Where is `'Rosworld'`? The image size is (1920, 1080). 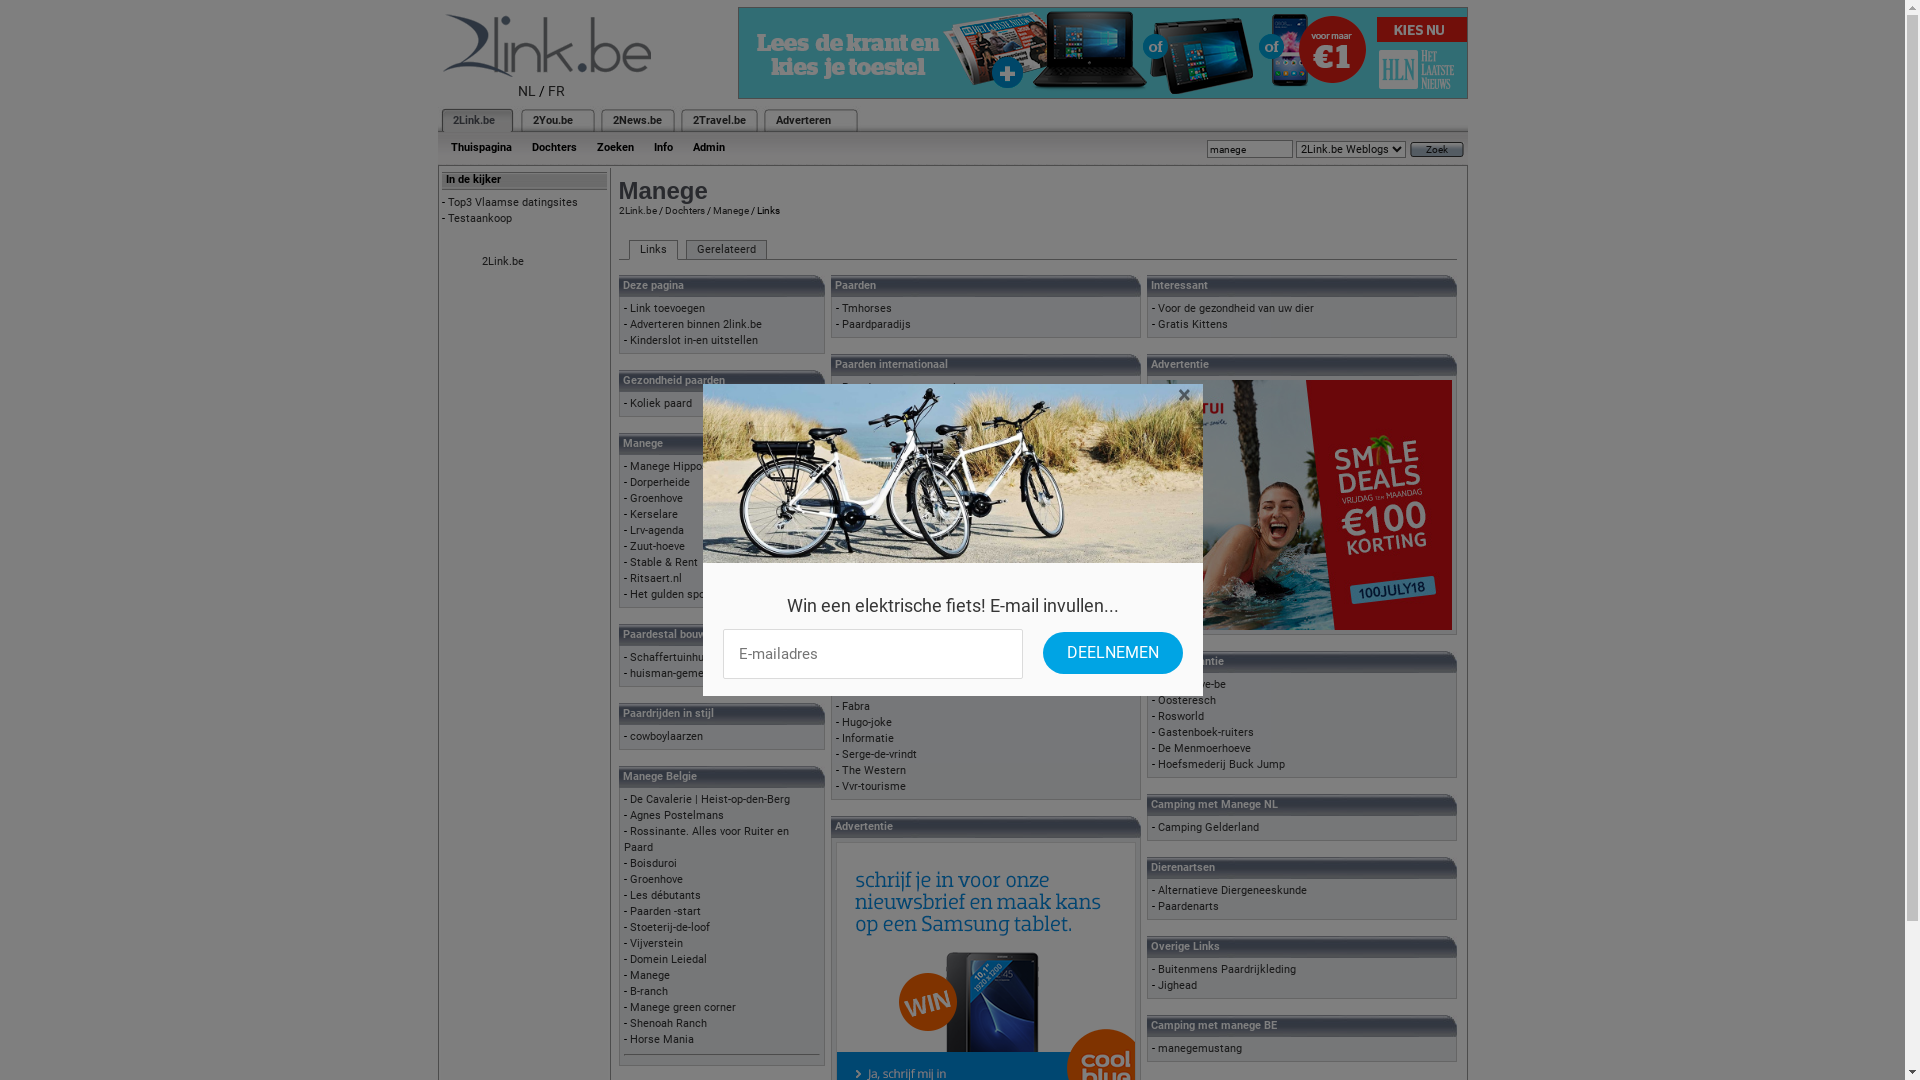 'Rosworld' is located at coordinates (1157, 715).